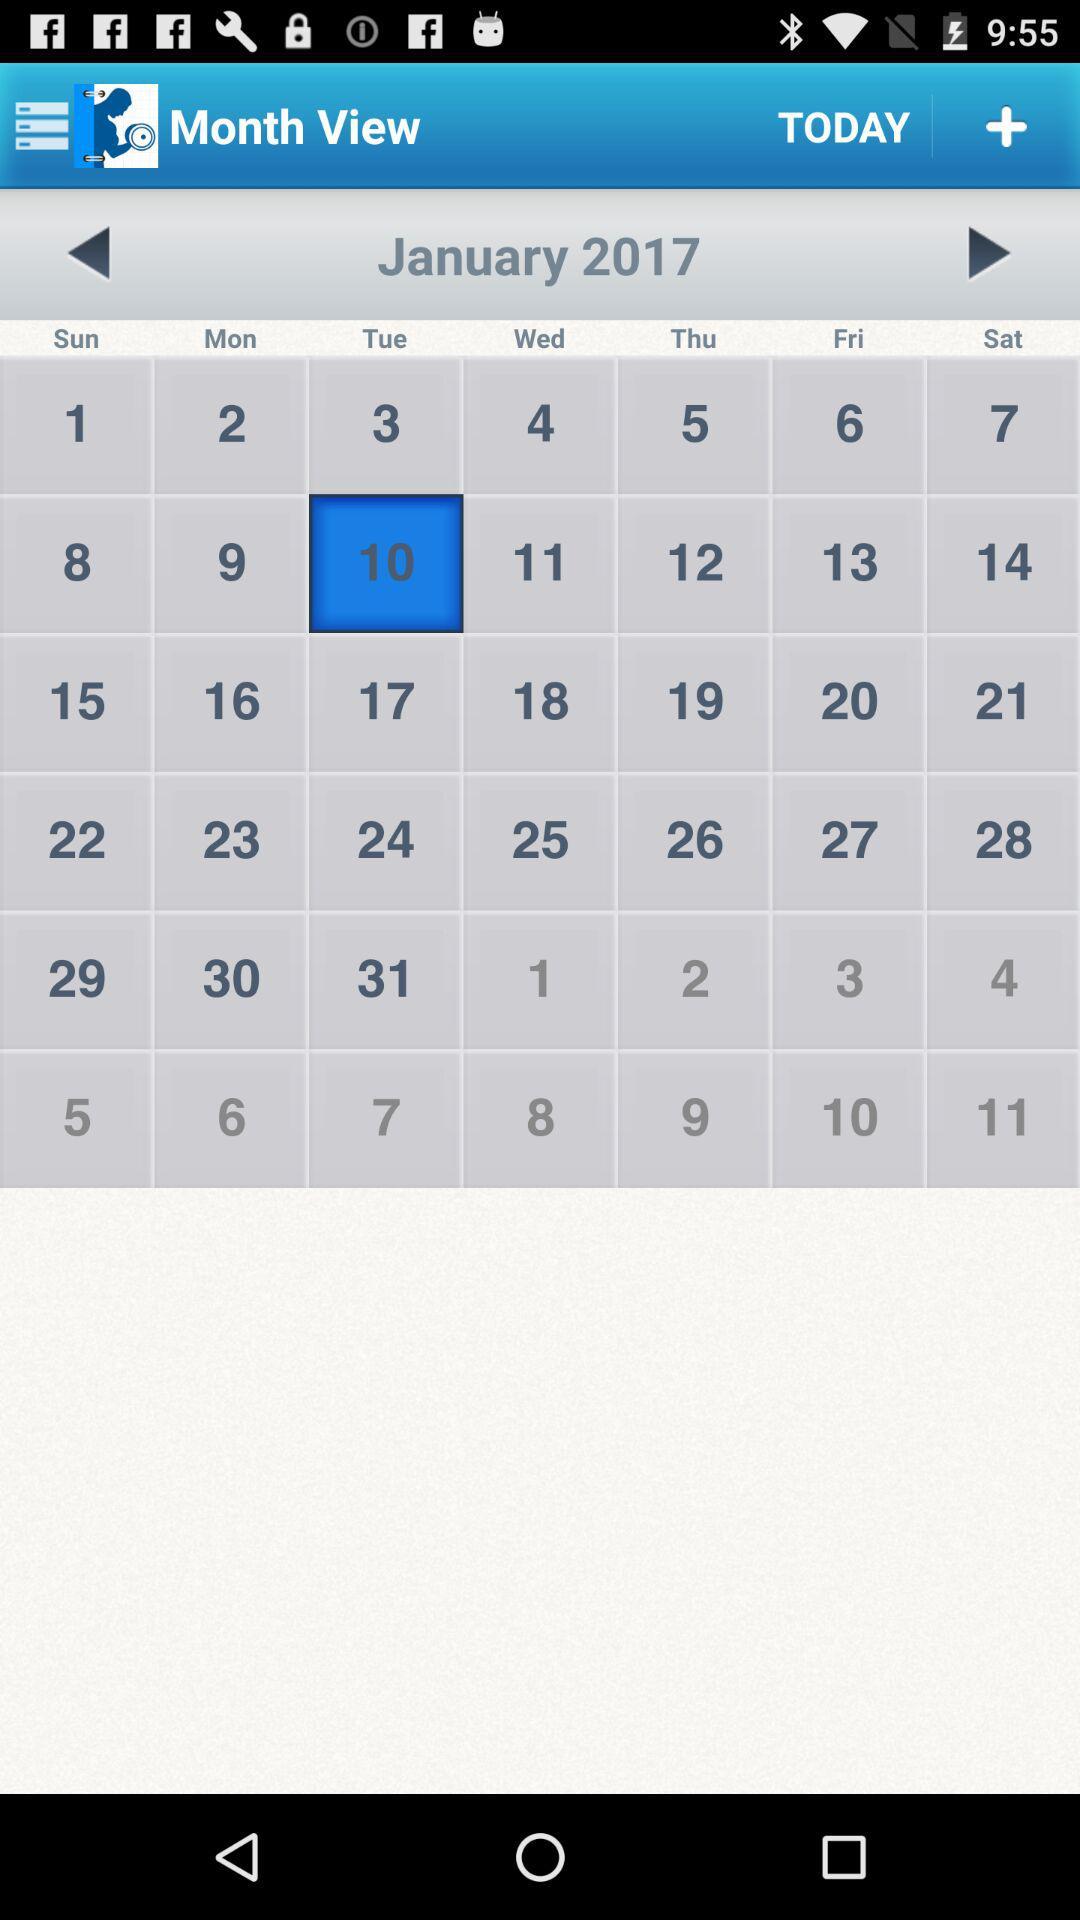 The width and height of the screenshot is (1080, 1920). What do you see at coordinates (88, 253) in the screenshot?
I see `the icon to the left of the tue icon` at bounding box center [88, 253].